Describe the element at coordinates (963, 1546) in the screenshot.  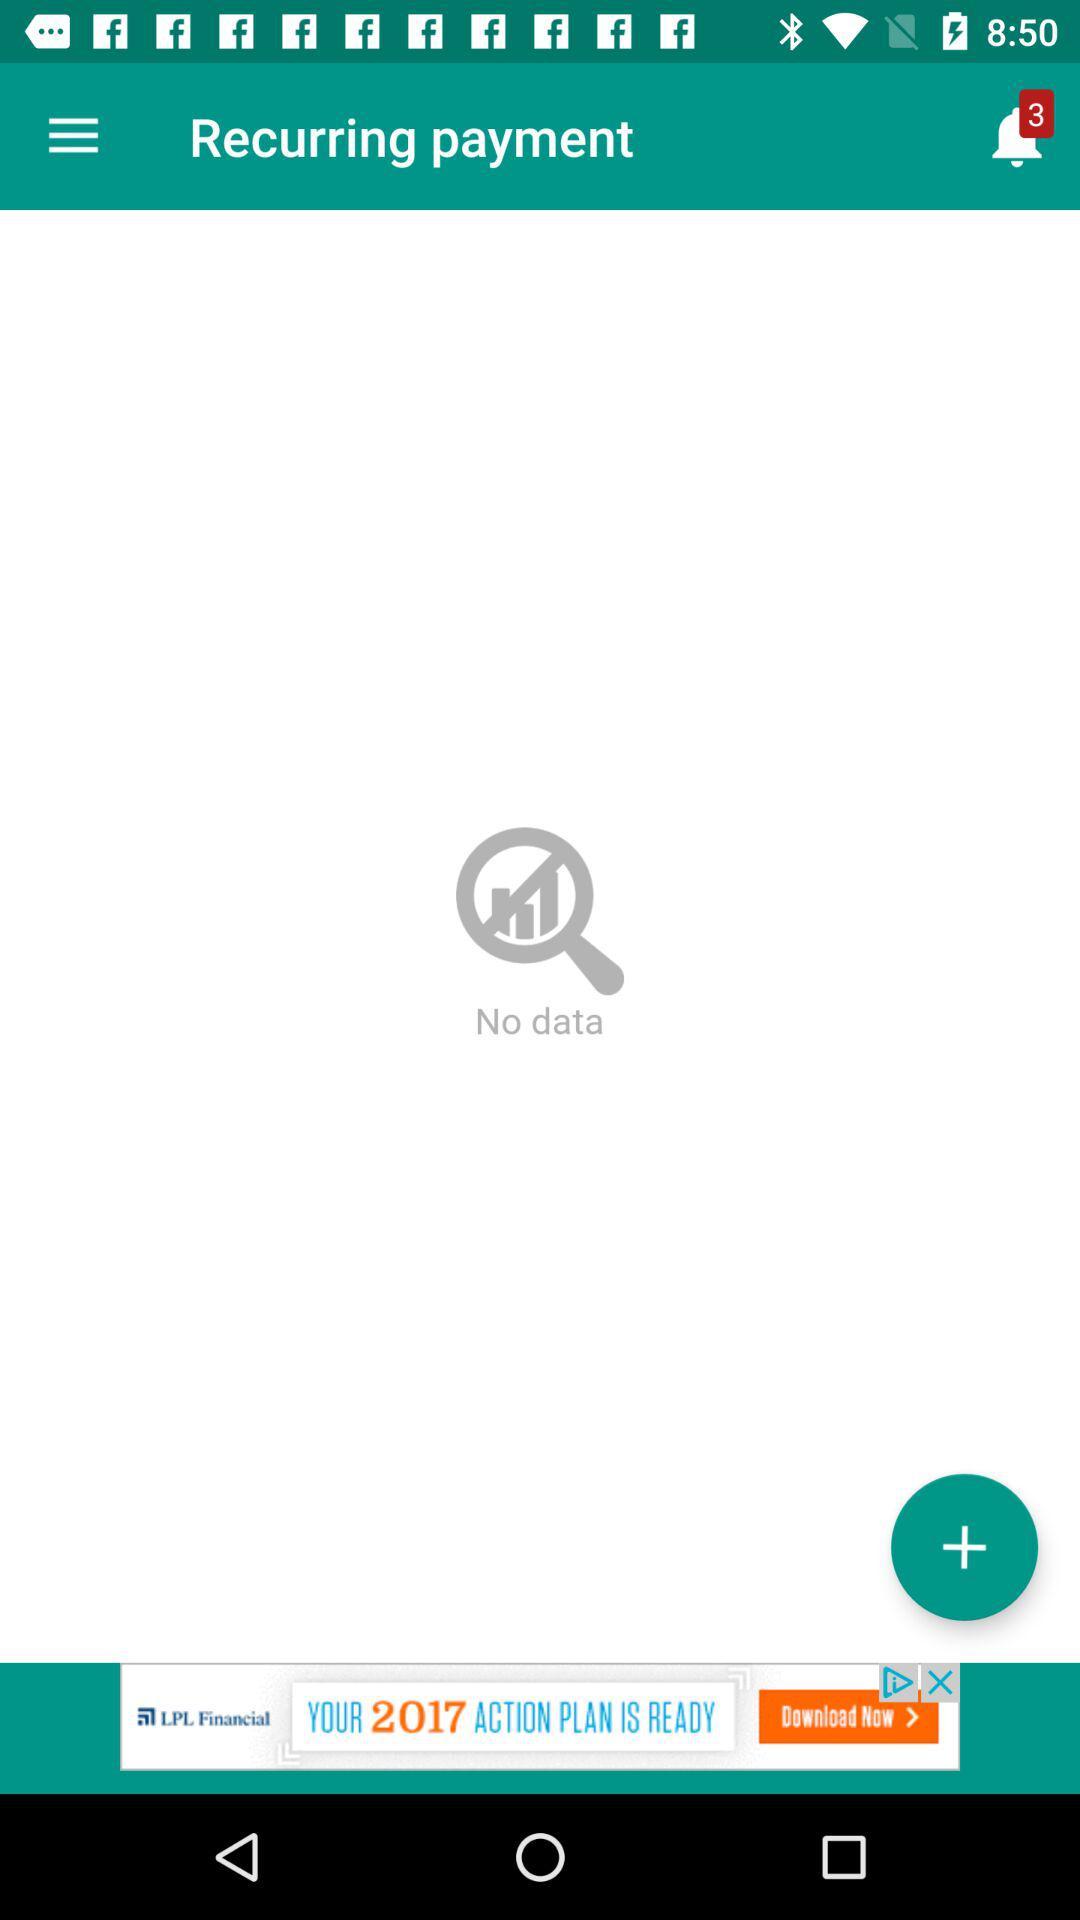
I see `new` at that location.